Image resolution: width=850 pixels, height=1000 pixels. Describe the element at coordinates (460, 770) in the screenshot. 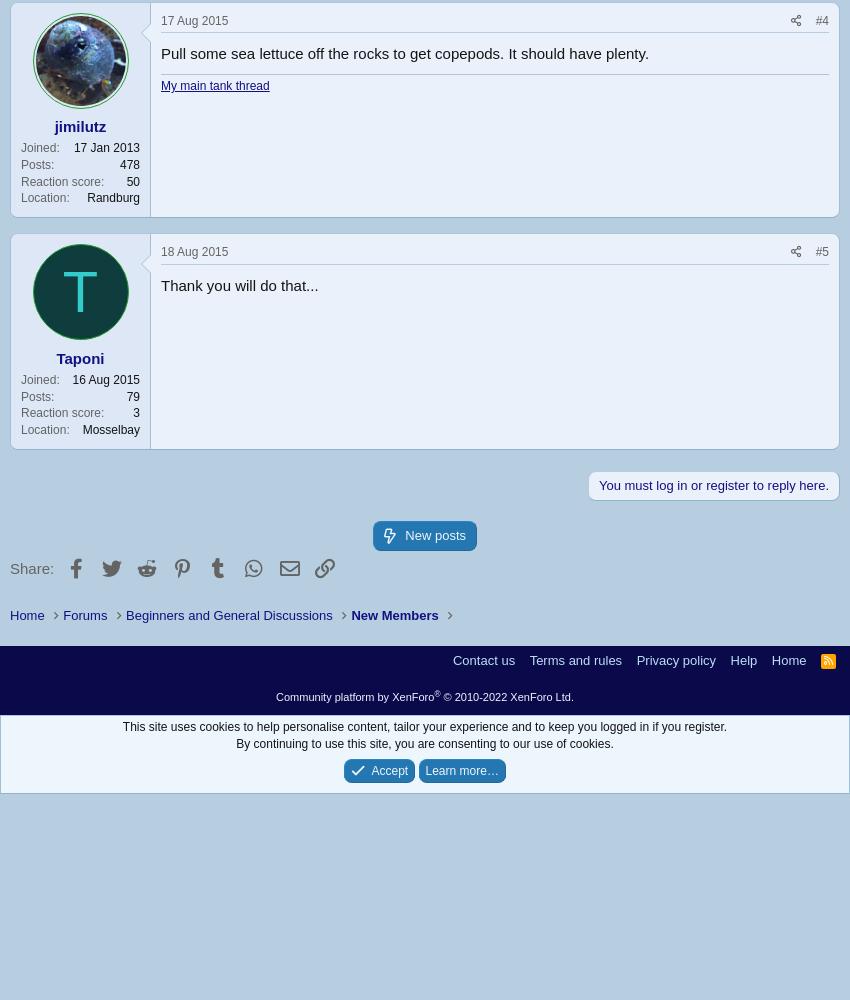

I see `'Learn more…'` at that location.